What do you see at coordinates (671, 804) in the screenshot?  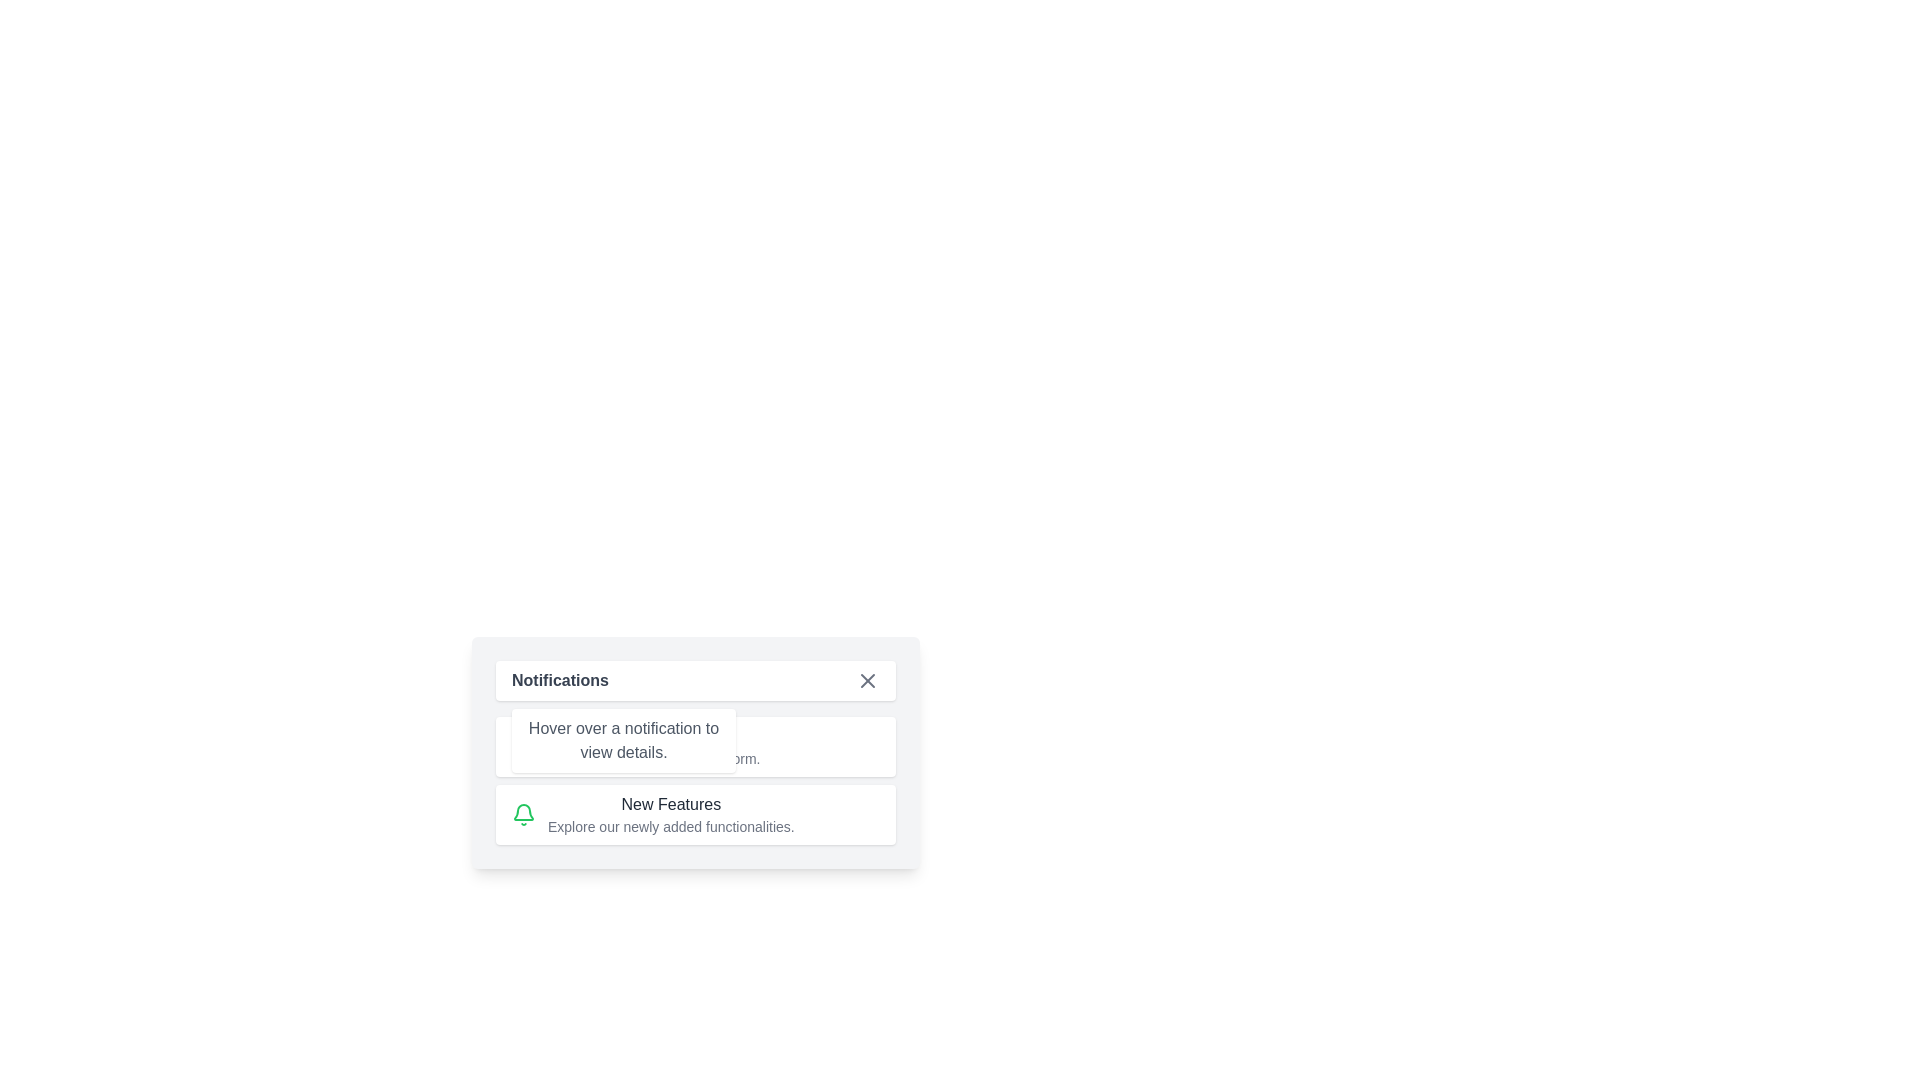 I see `title text 'New Features' located at the top of the notification card, which introduces the section about new functionalities` at bounding box center [671, 804].